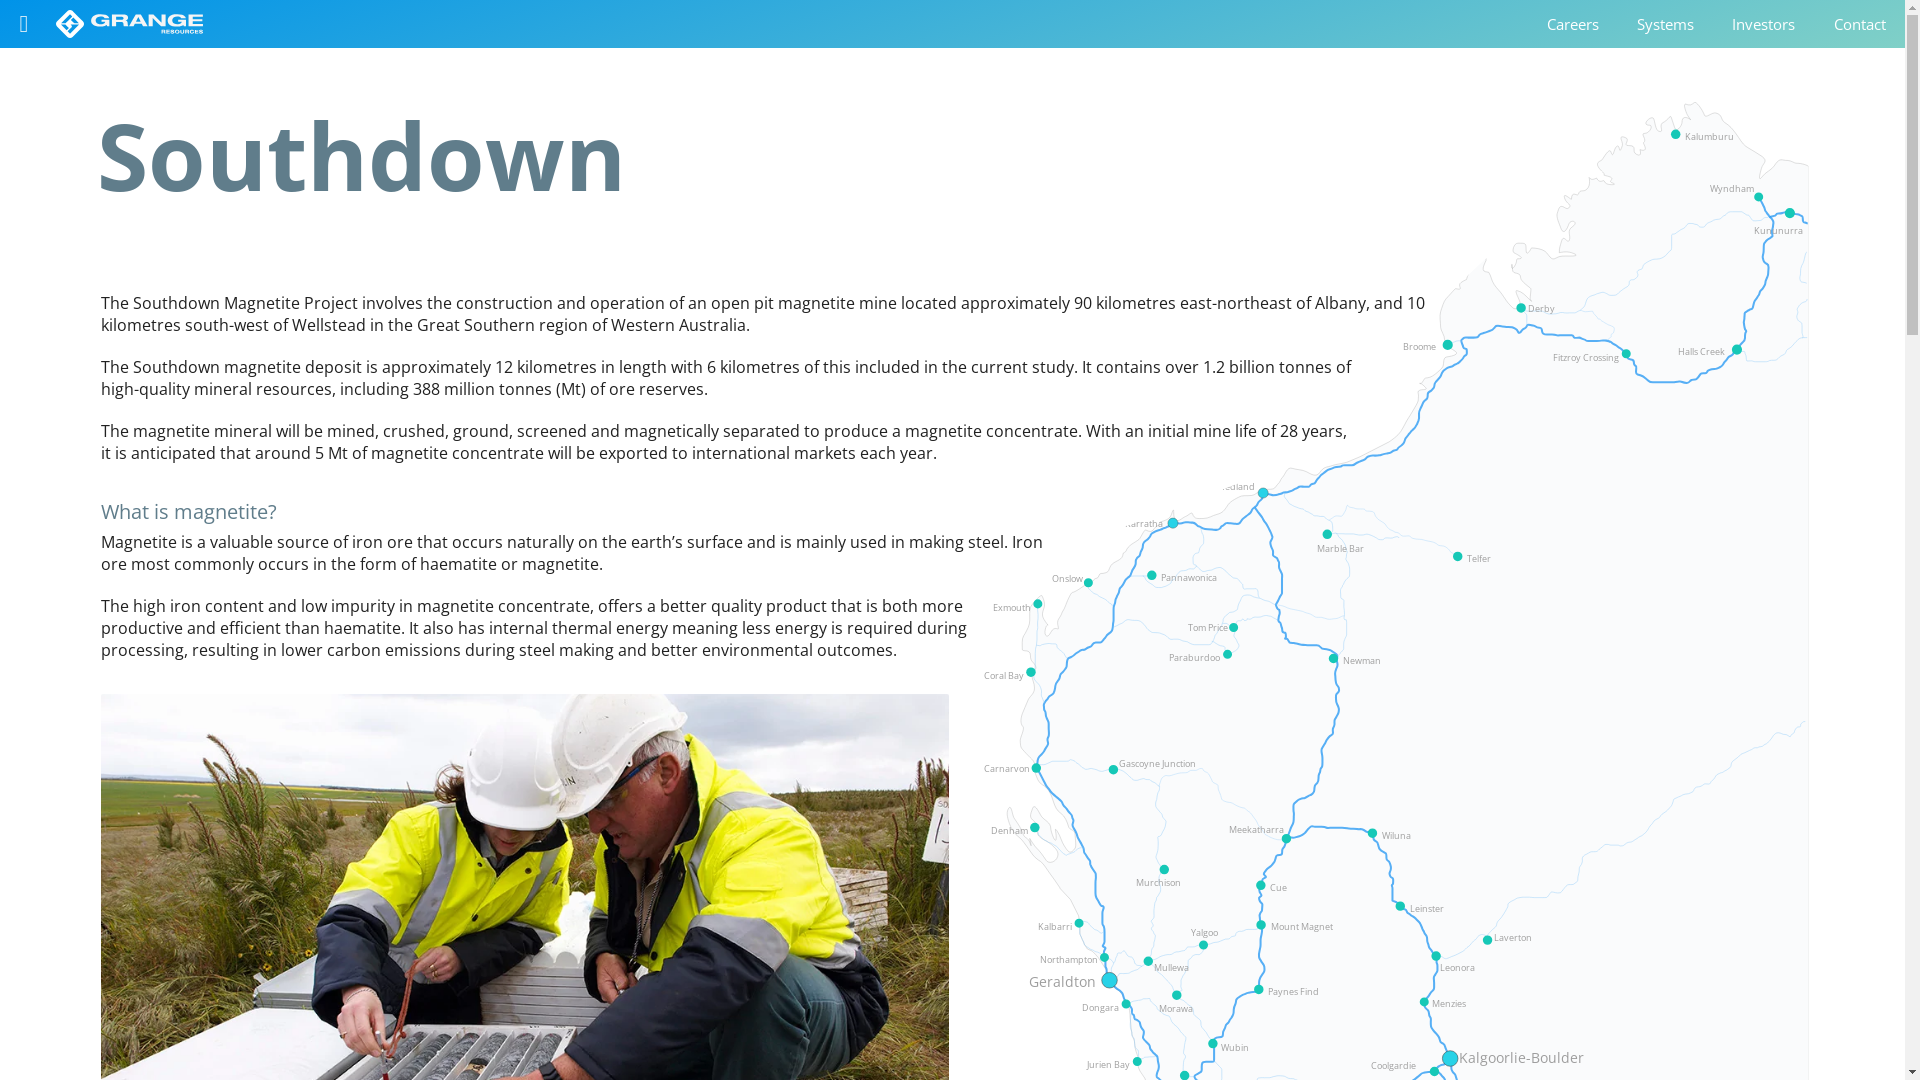 This screenshot has height=1080, width=1920. What do you see at coordinates (24, 23) in the screenshot?
I see `'Open the menu'` at bounding box center [24, 23].